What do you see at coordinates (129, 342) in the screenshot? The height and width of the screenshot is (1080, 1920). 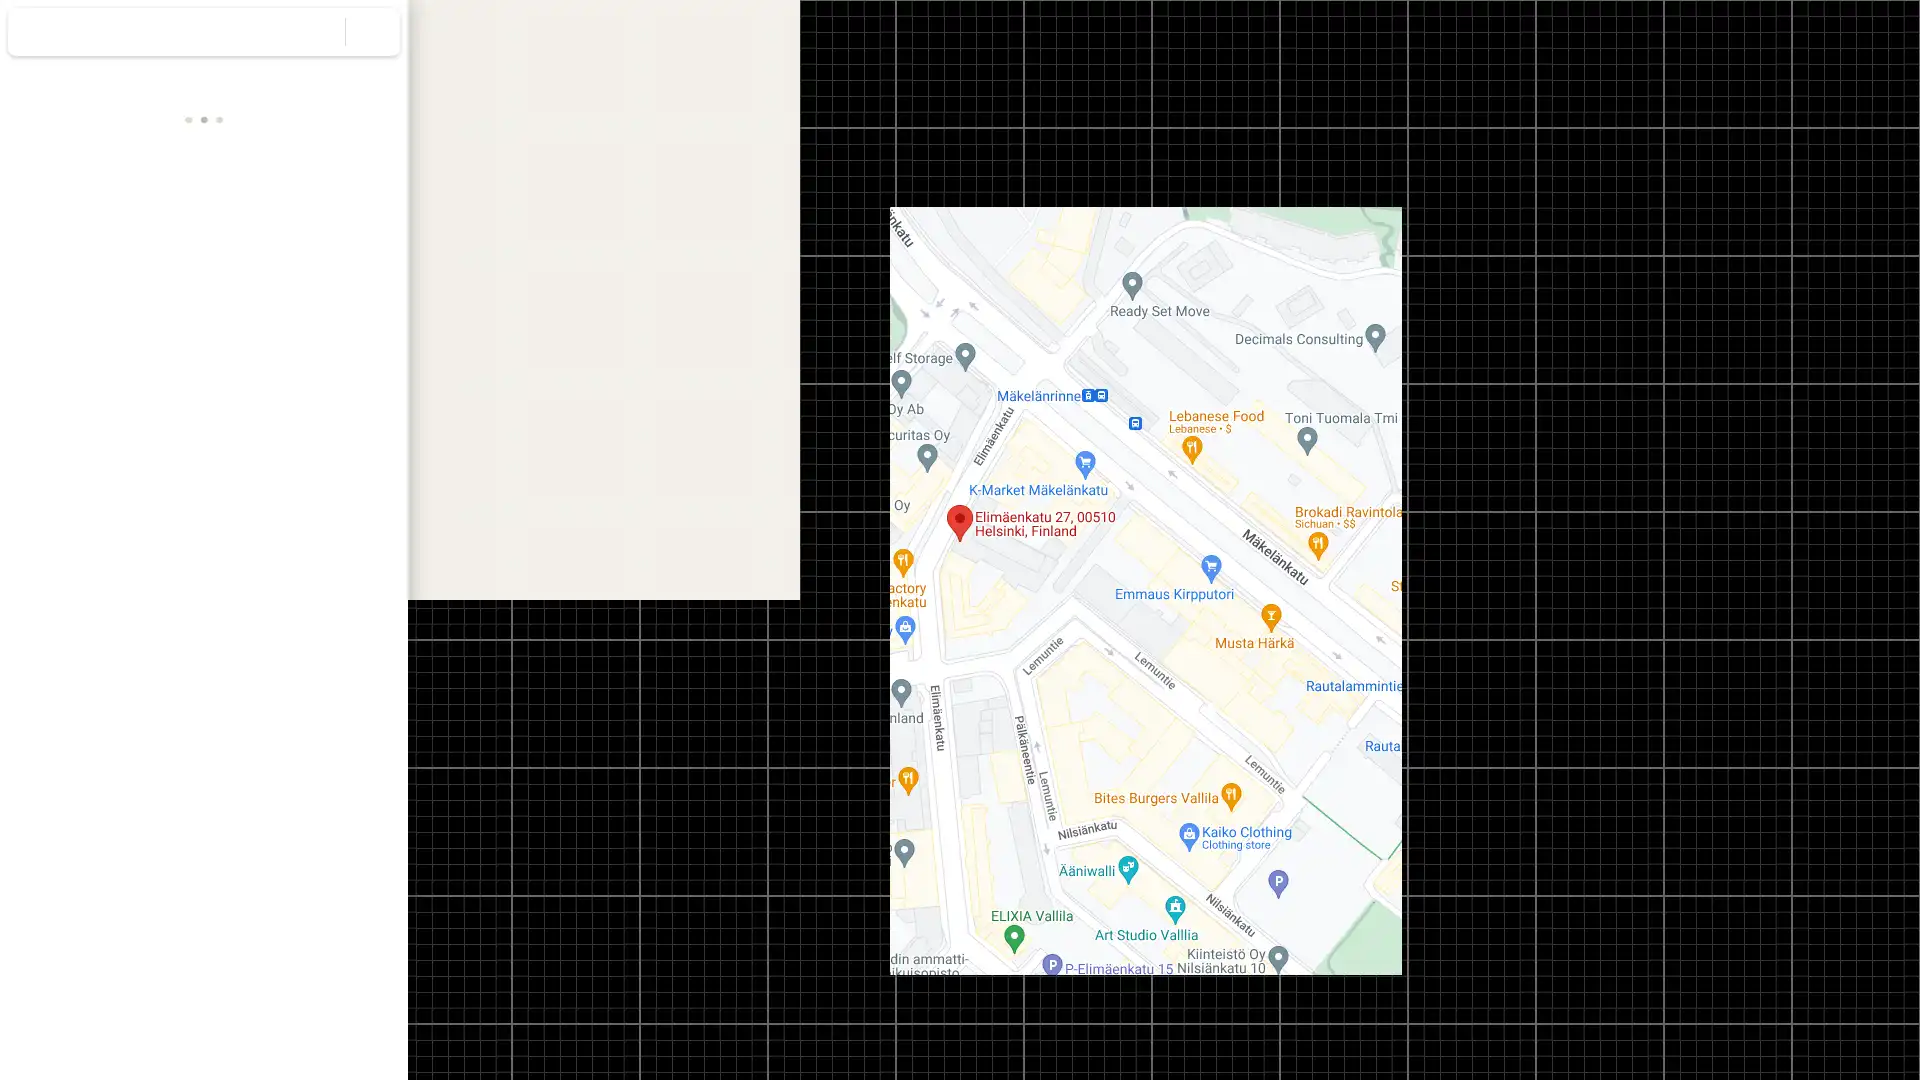 I see `Save Elimaenkatu 27 in your lists` at bounding box center [129, 342].